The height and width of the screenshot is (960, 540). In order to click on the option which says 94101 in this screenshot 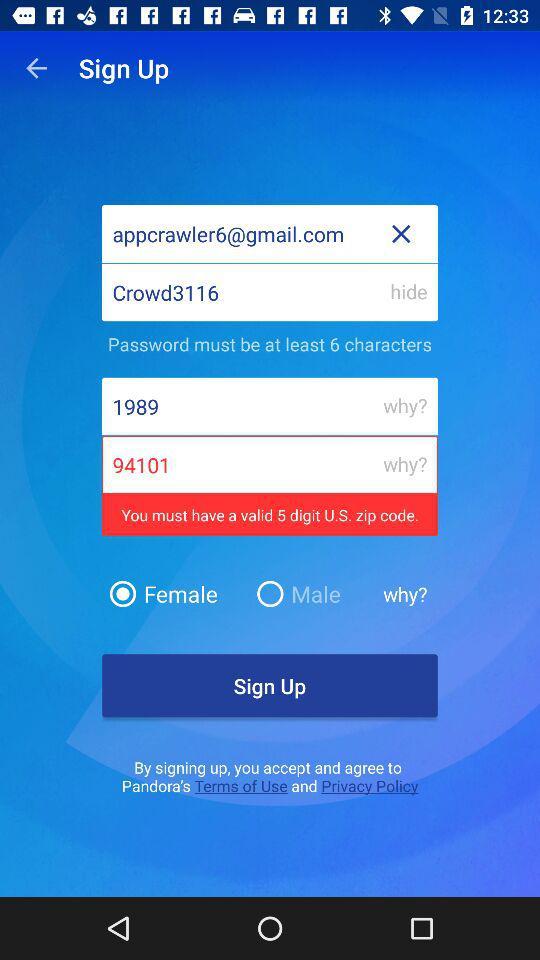, I will do `click(270, 488)`.